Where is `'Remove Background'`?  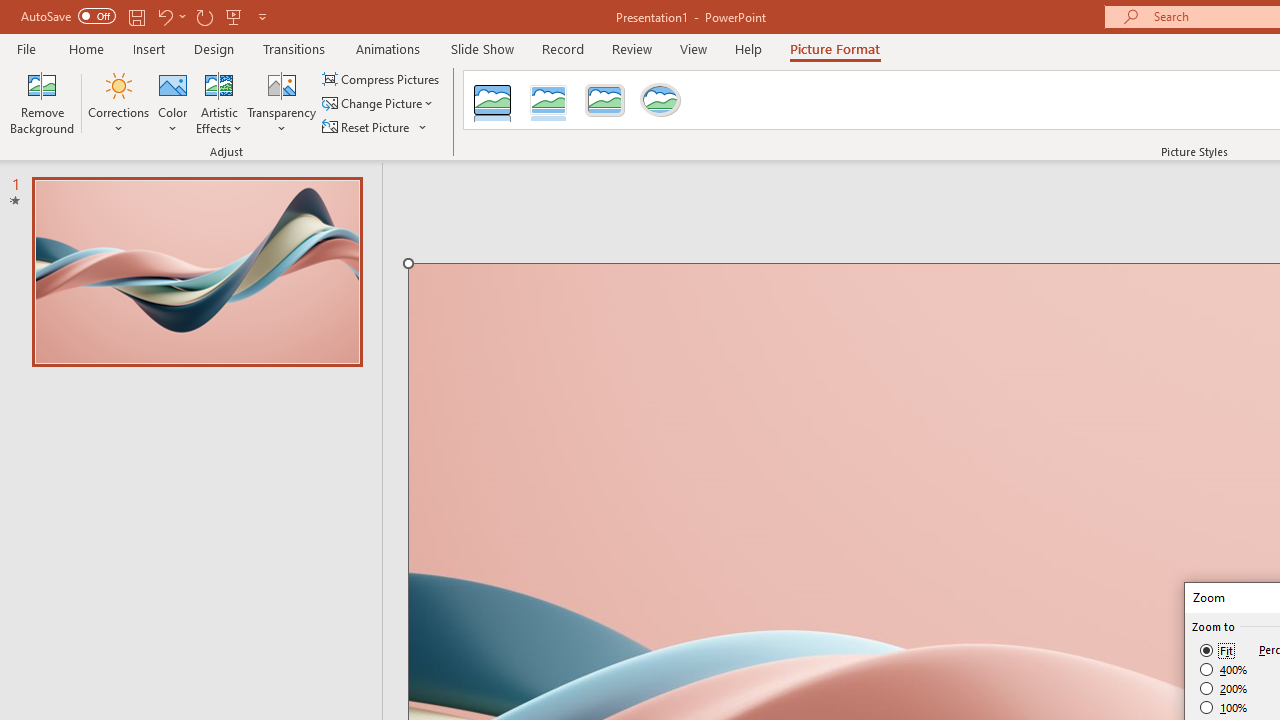
'Remove Background' is located at coordinates (42, 103).